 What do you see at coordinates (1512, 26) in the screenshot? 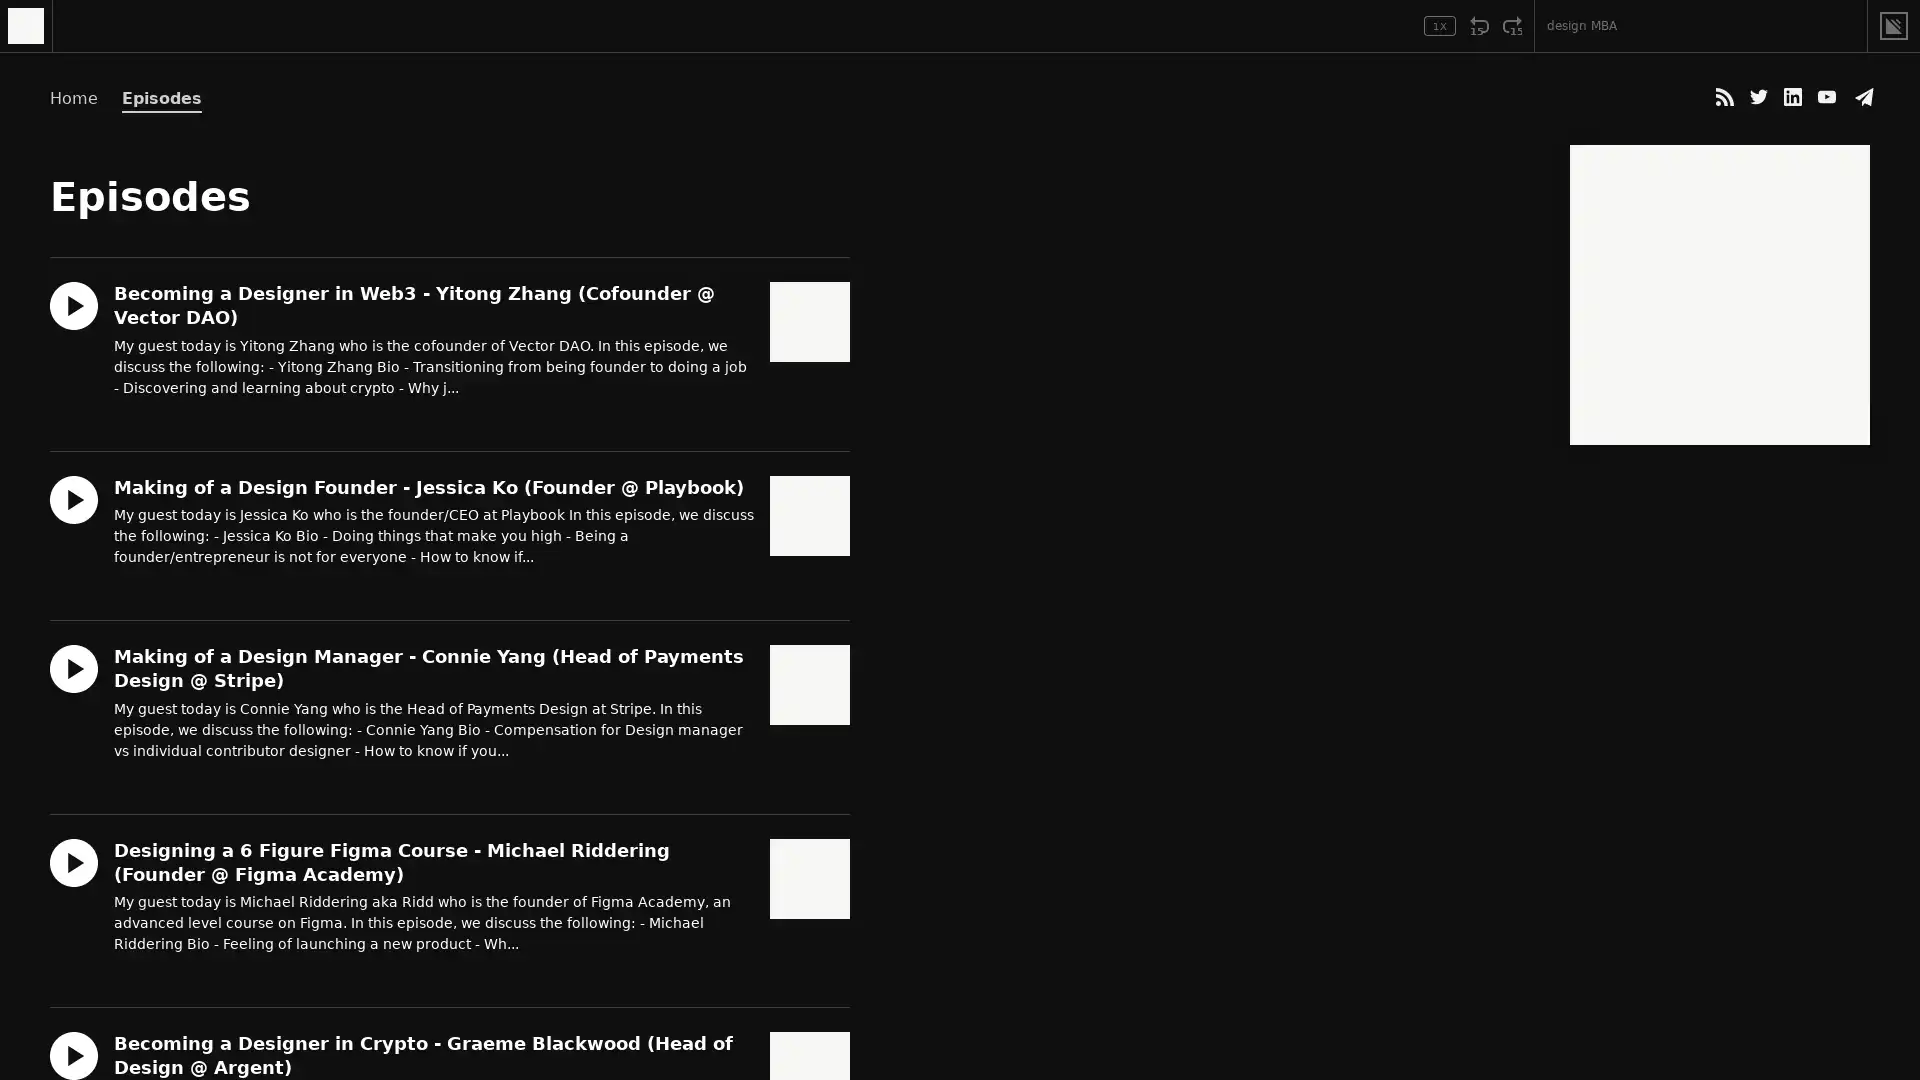
I see `Fast Forward 15 Seconds` at bounding box center [1512, 26].